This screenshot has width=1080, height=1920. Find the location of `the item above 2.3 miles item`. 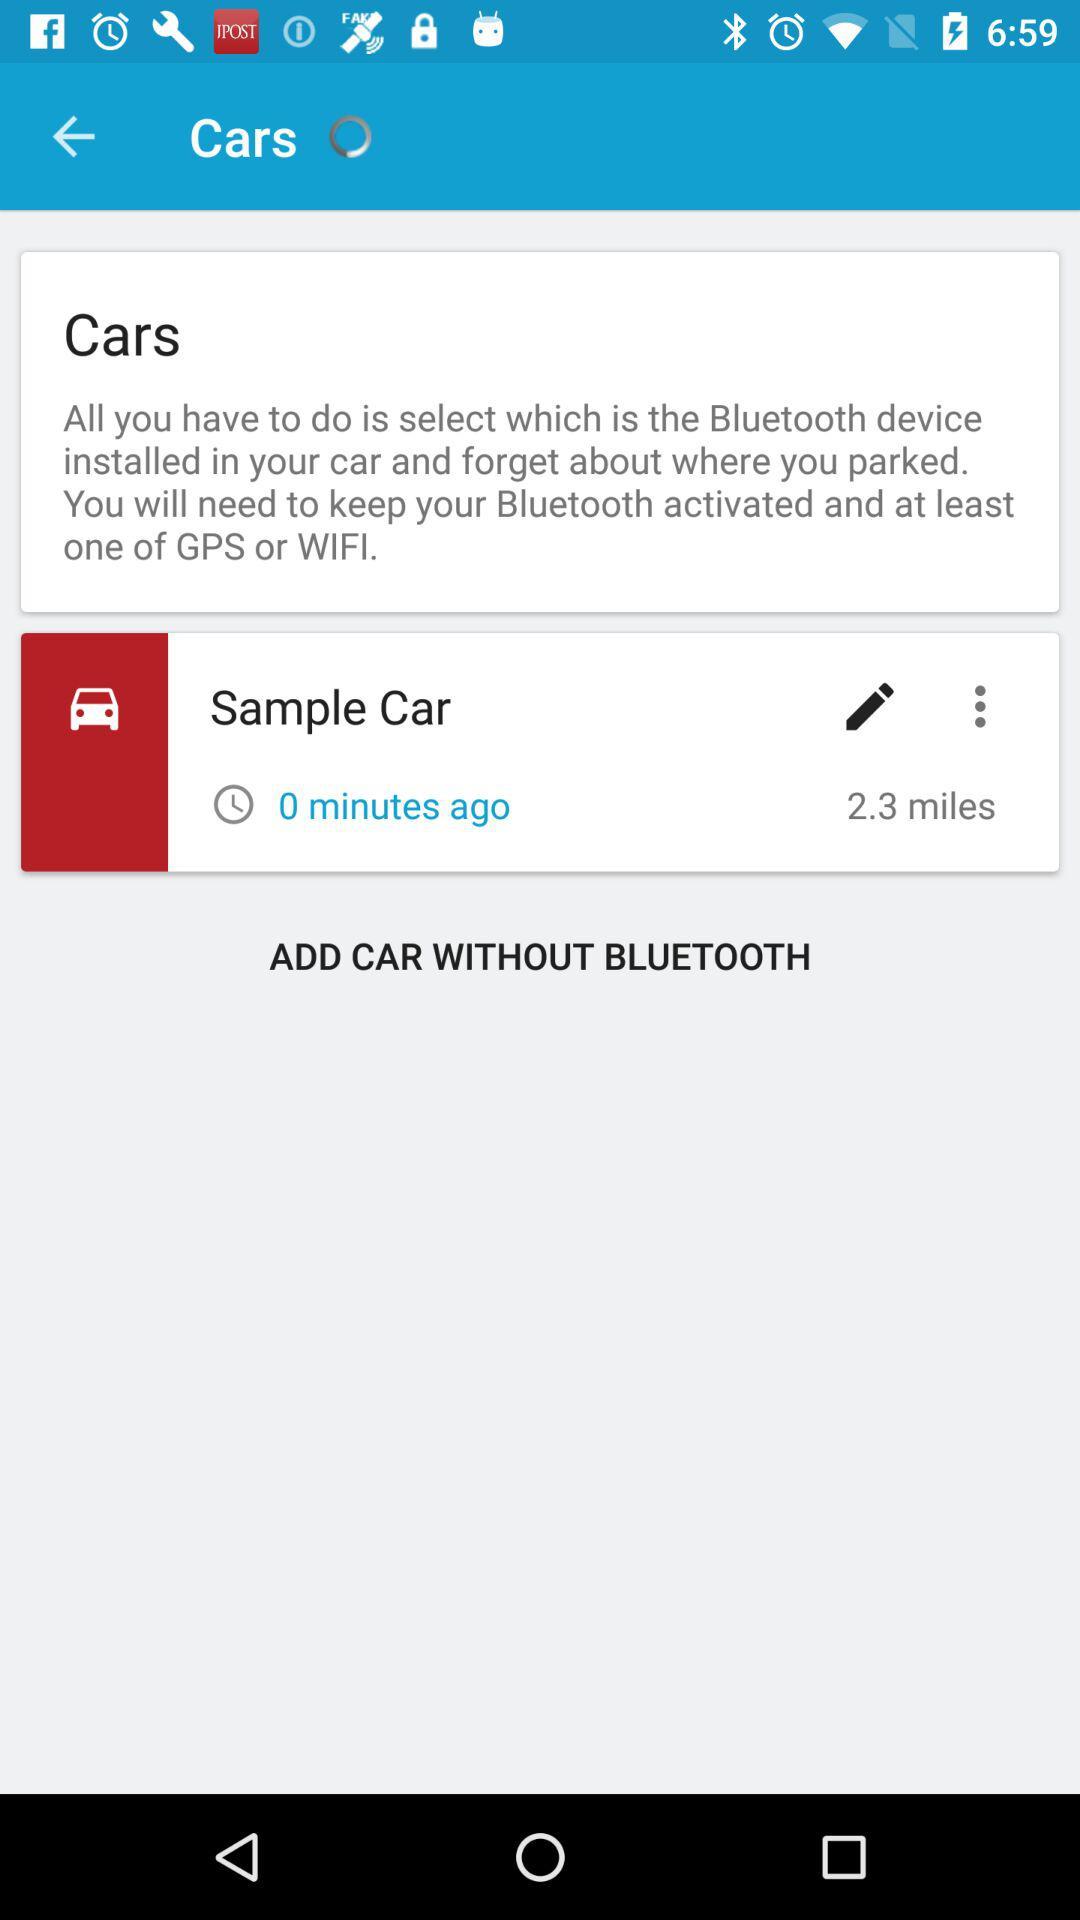

the item above 2.3 miles item is located at coordinates (984, 706).